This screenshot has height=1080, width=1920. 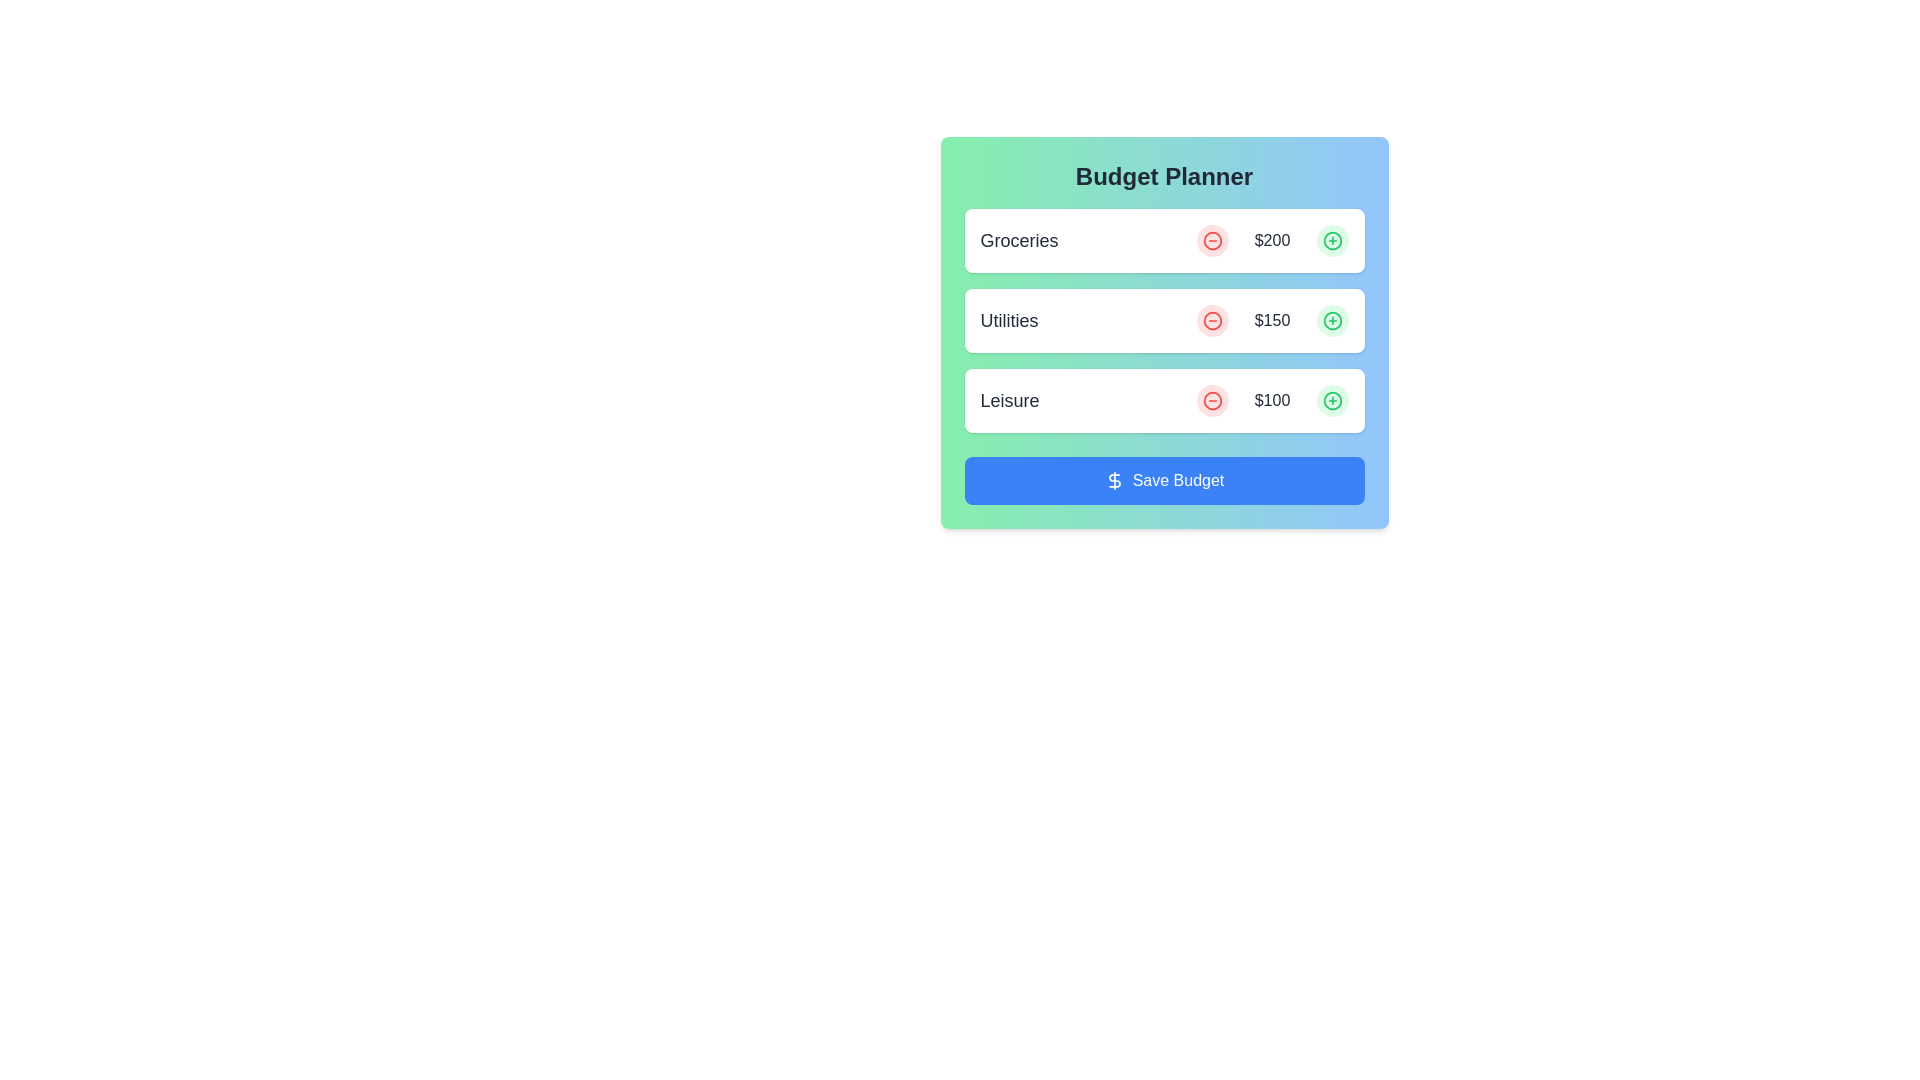 What do you see at coordinates (1211, 401) in the screenshot?
I see `the circular button with a minus icon that decreases the '$100' value in the 'Leisure' category` at bounding box center [1211, 401].